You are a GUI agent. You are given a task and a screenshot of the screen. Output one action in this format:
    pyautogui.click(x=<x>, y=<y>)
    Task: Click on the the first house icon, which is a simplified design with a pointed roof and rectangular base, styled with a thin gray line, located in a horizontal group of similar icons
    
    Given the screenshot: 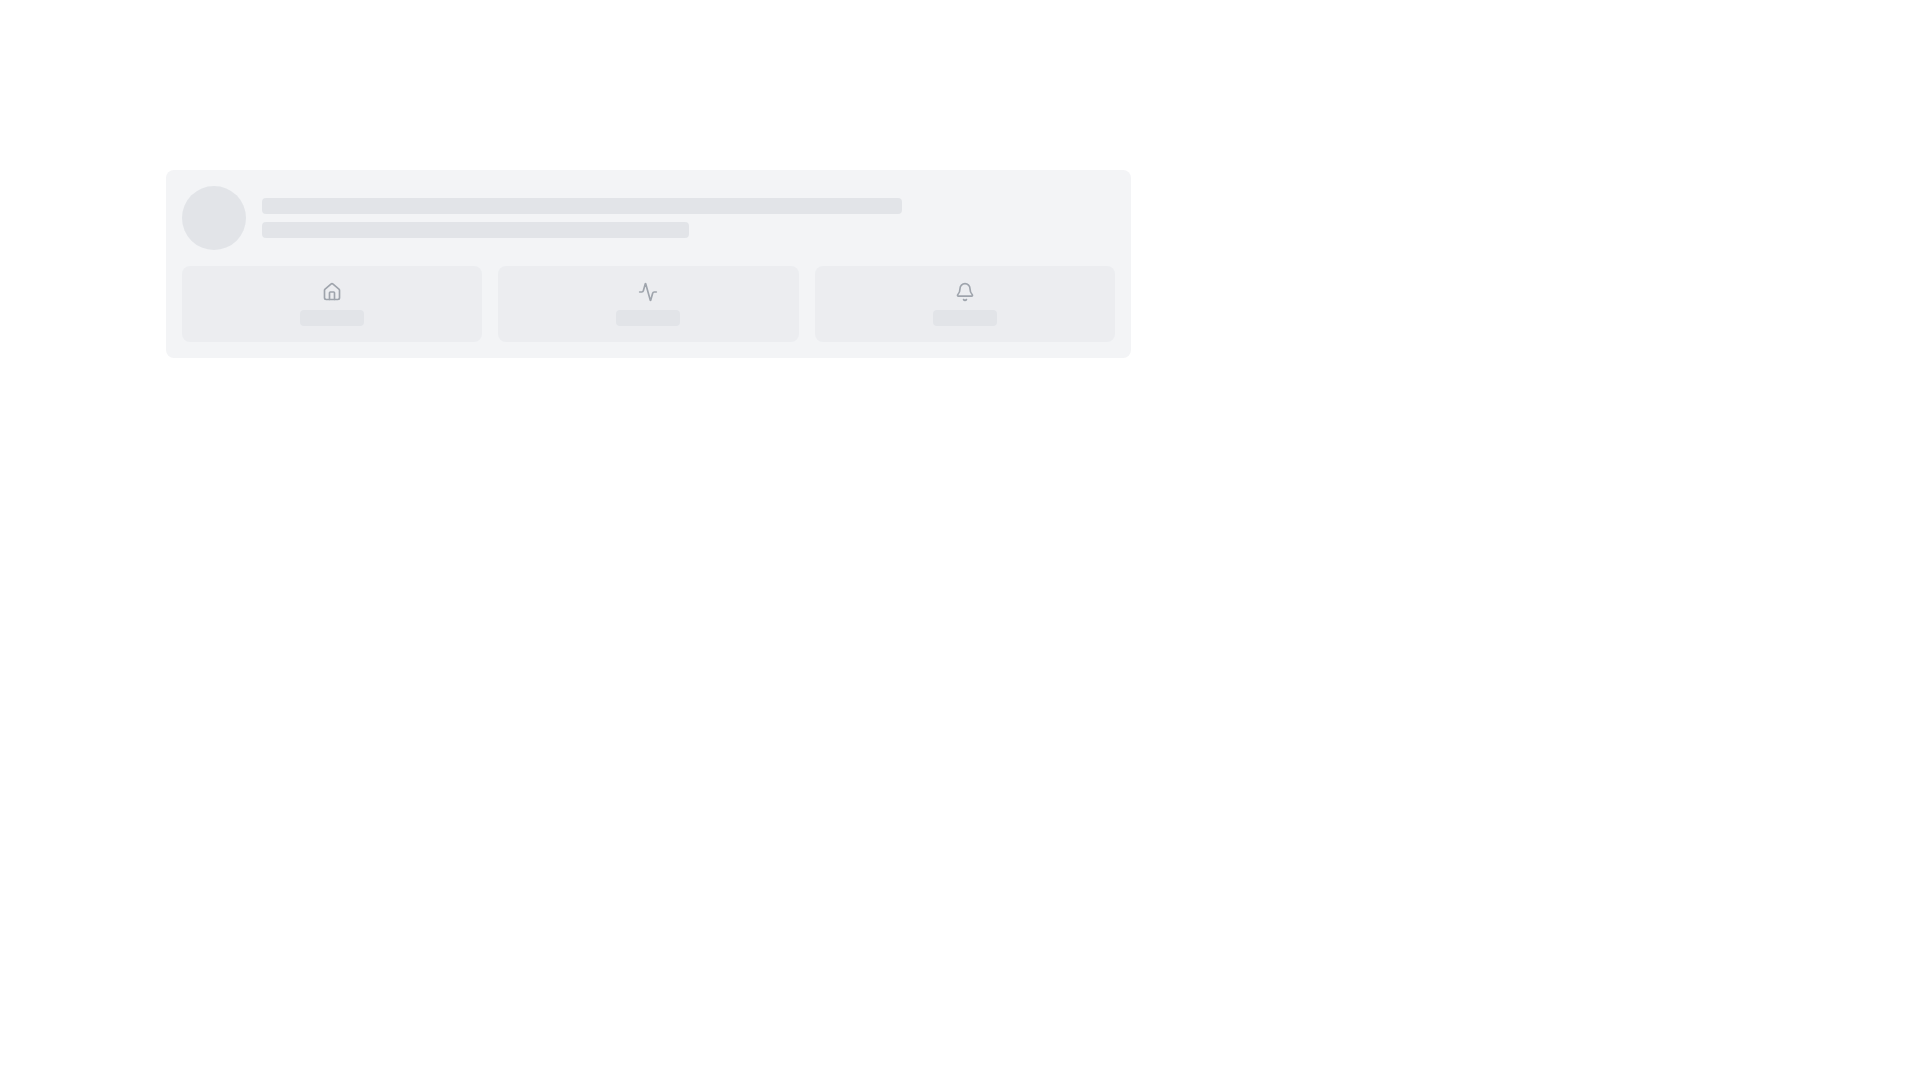 What is the action you would take?
    pyautogui.click(x=332, y=291)
    